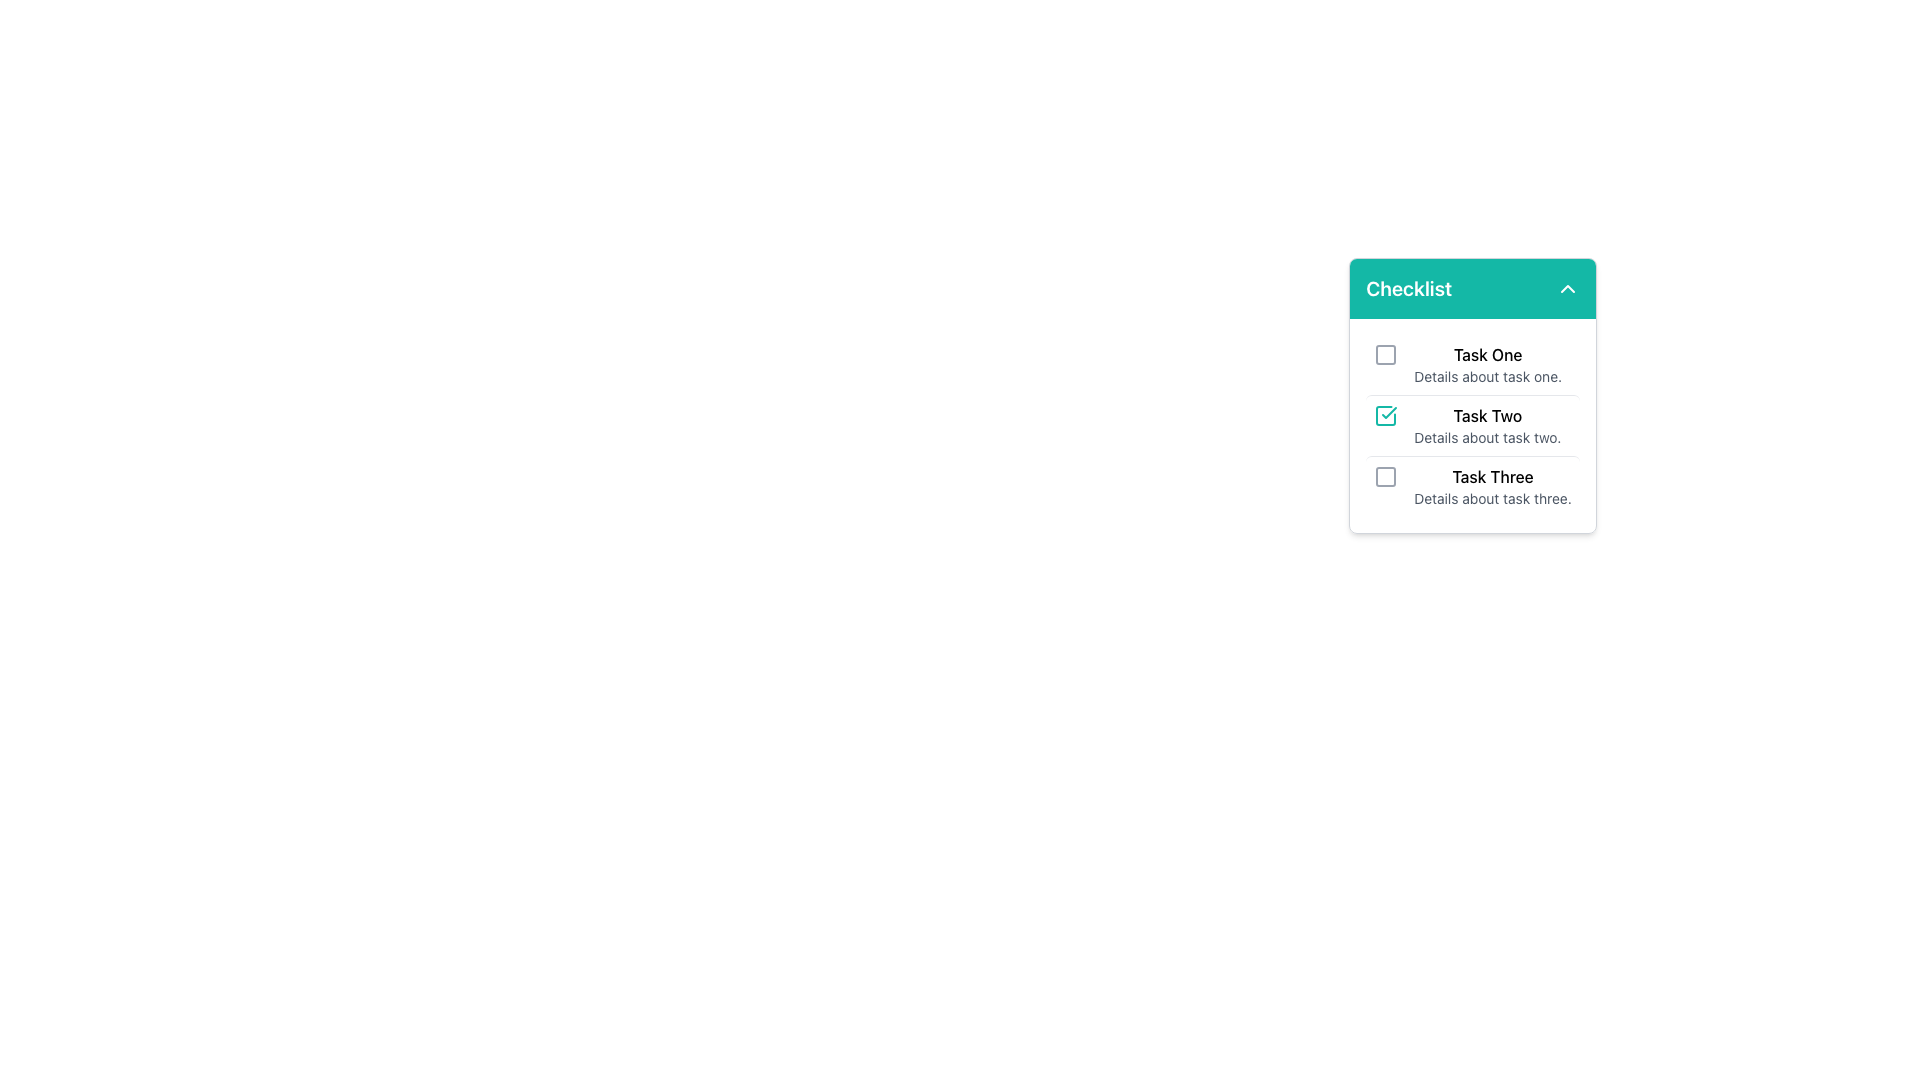 The height and width of the screenshot is (1080, 1920). I want to click on the checklist item titled 'Task Three', so click(1473, 486).